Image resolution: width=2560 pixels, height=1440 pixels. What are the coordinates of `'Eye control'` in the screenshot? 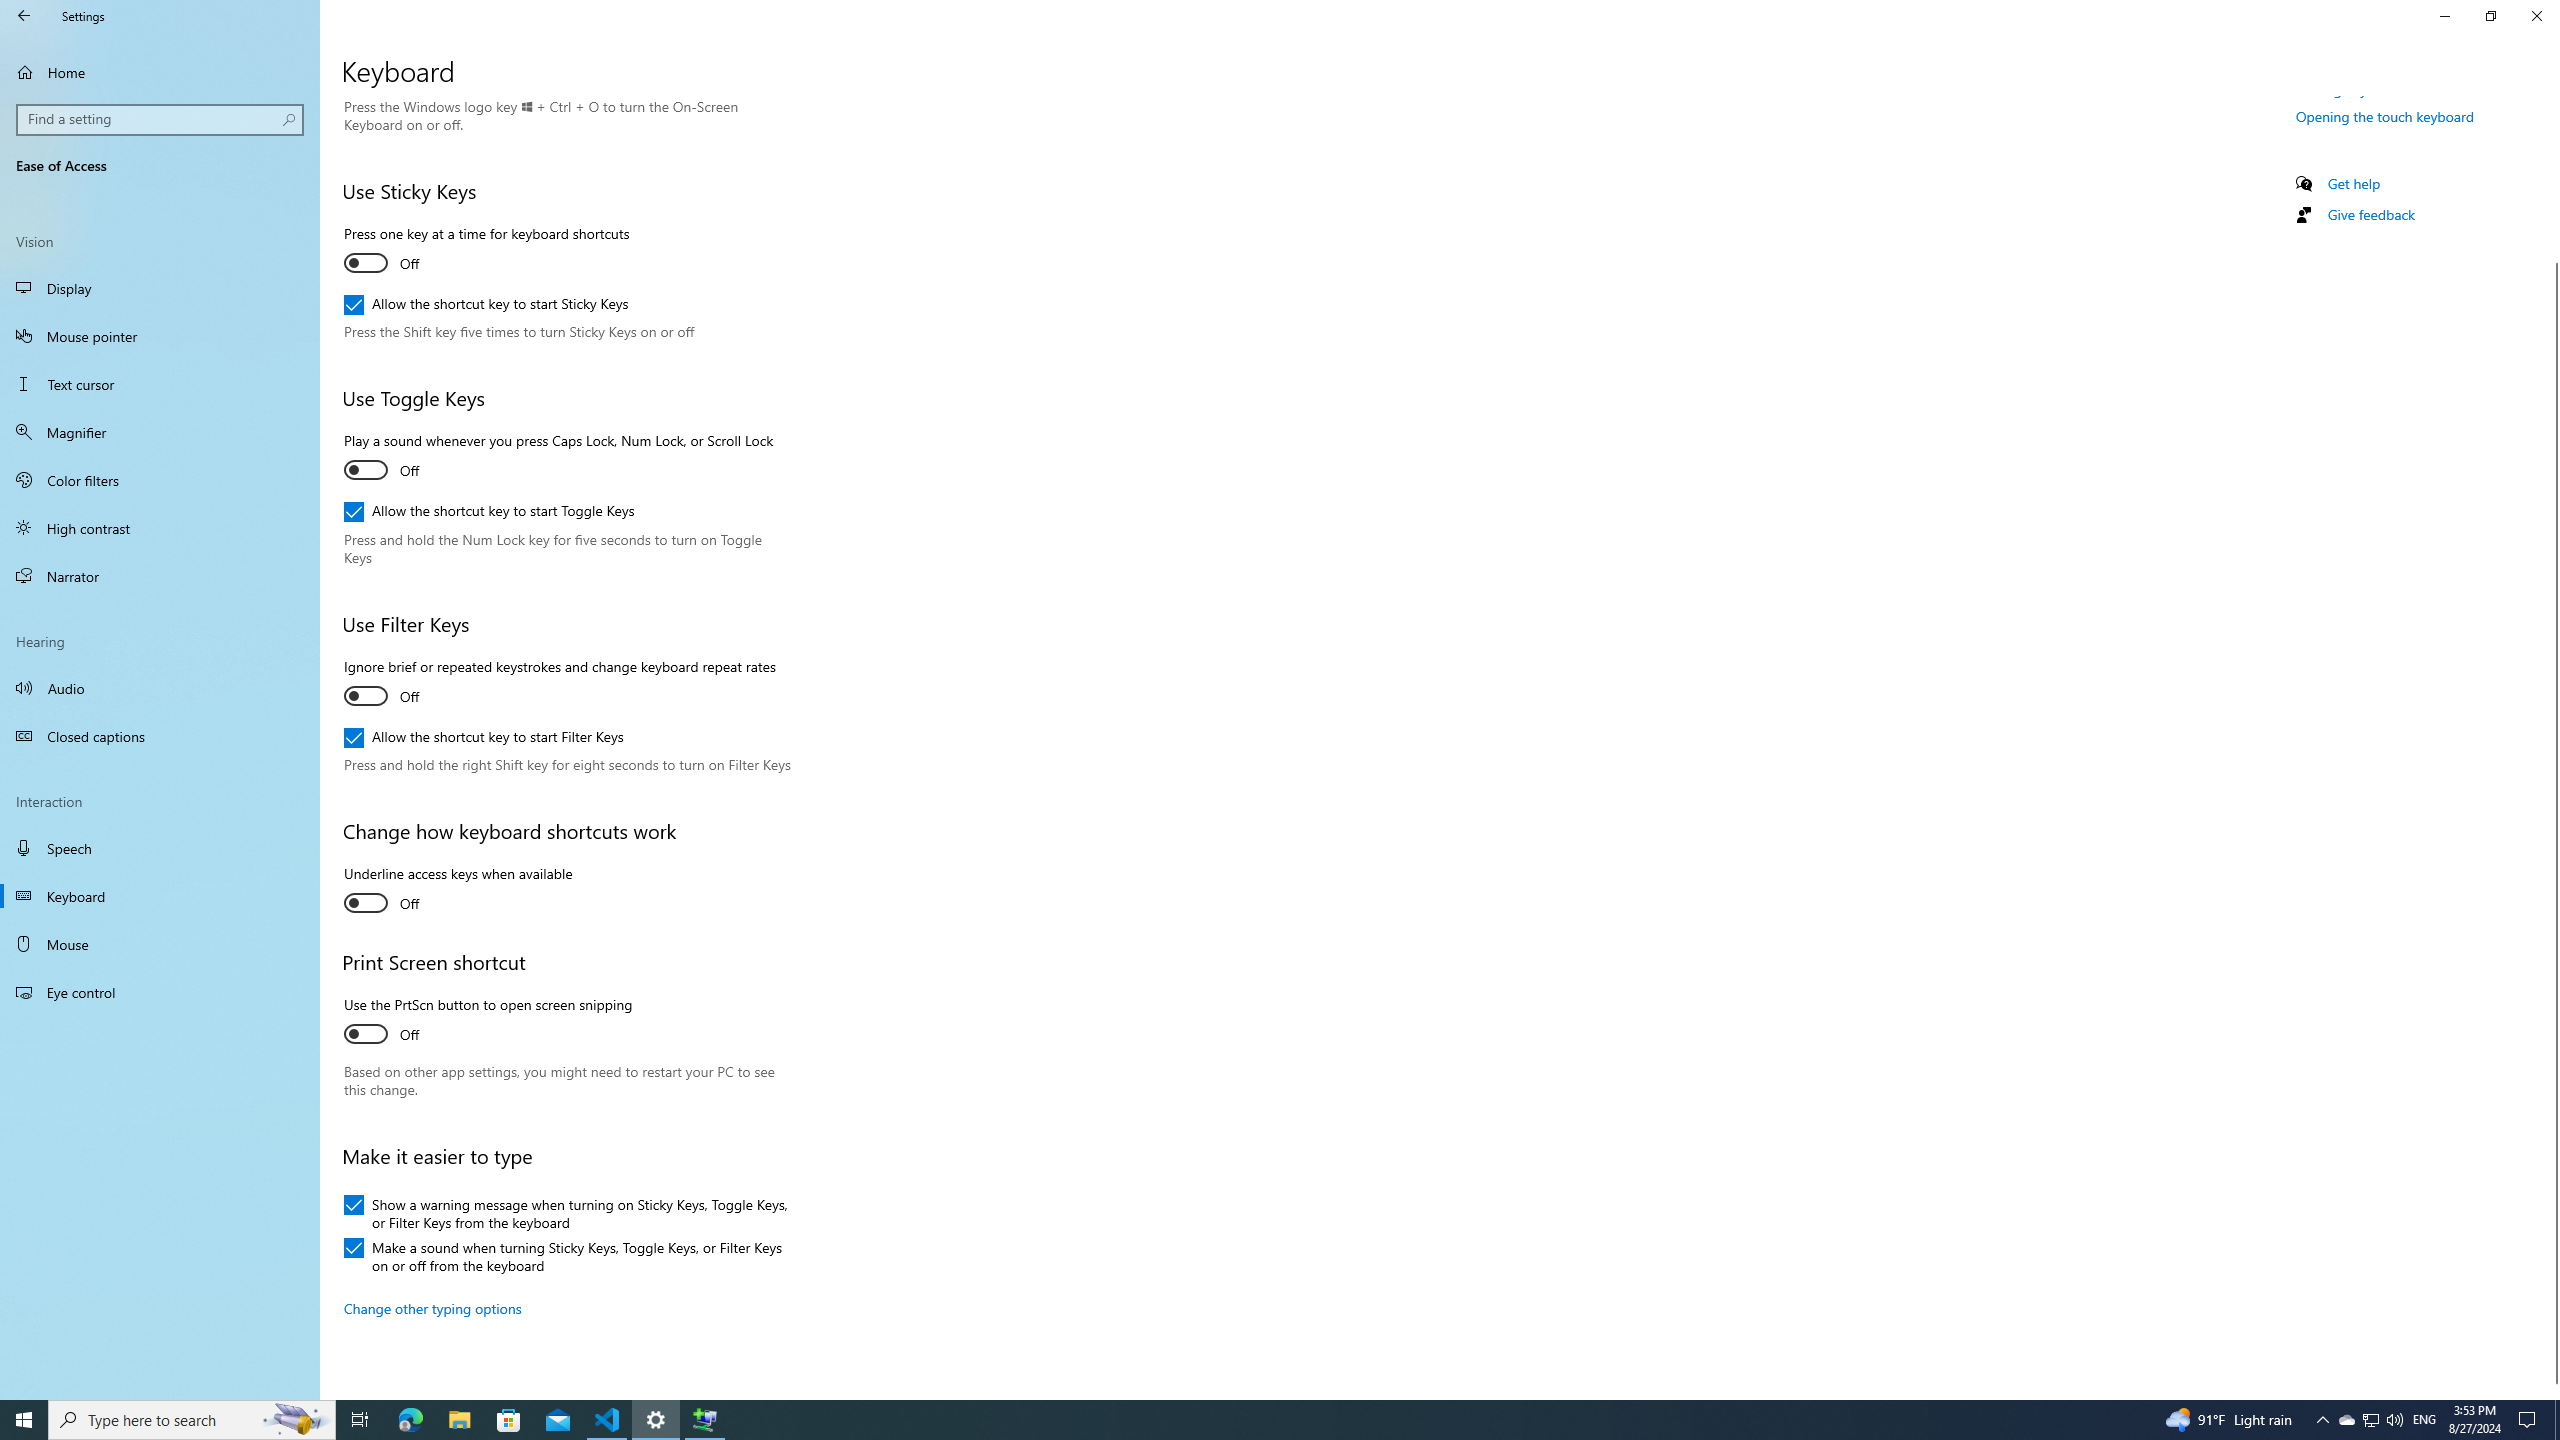 It's located at (159, 991).